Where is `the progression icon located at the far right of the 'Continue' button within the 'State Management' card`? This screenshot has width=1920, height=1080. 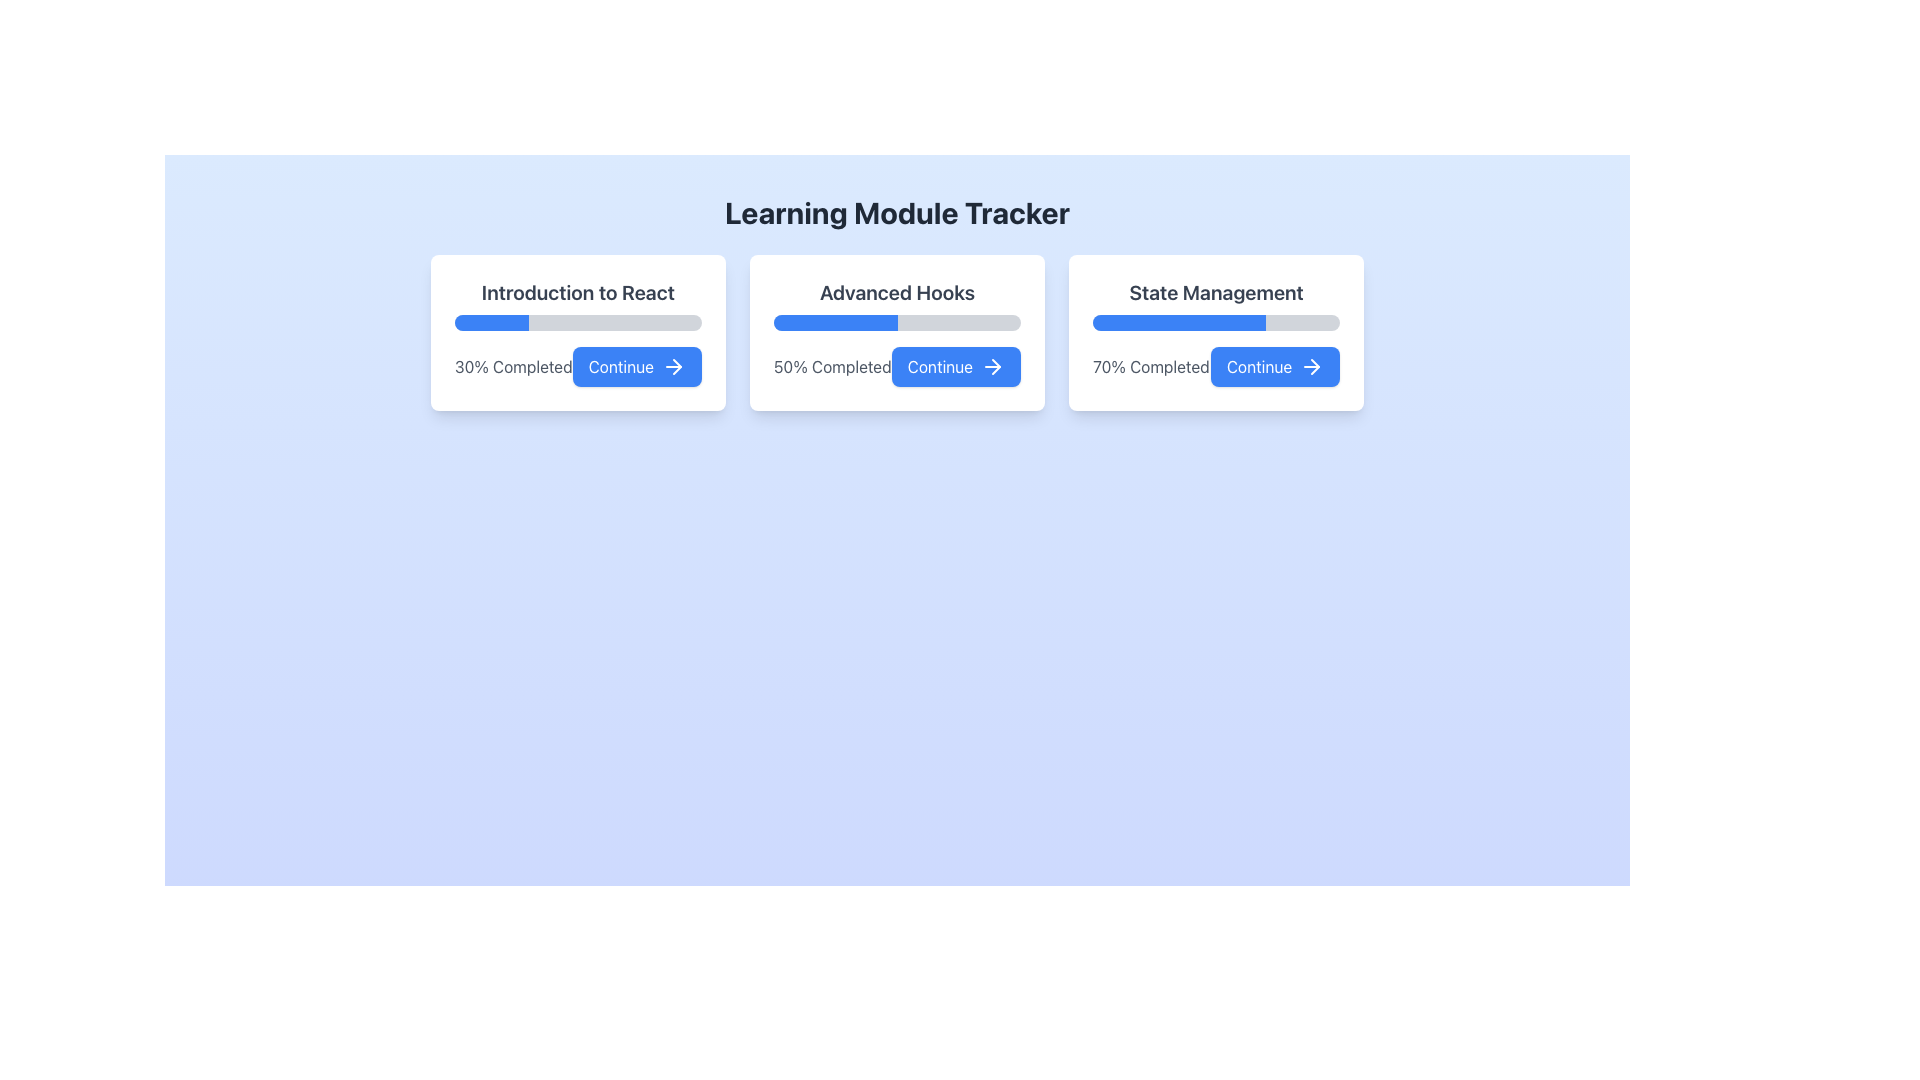
the progression icon located at the far right of the 'Continue' button within the 'State Management' card is located at coordinates (1312, 366).